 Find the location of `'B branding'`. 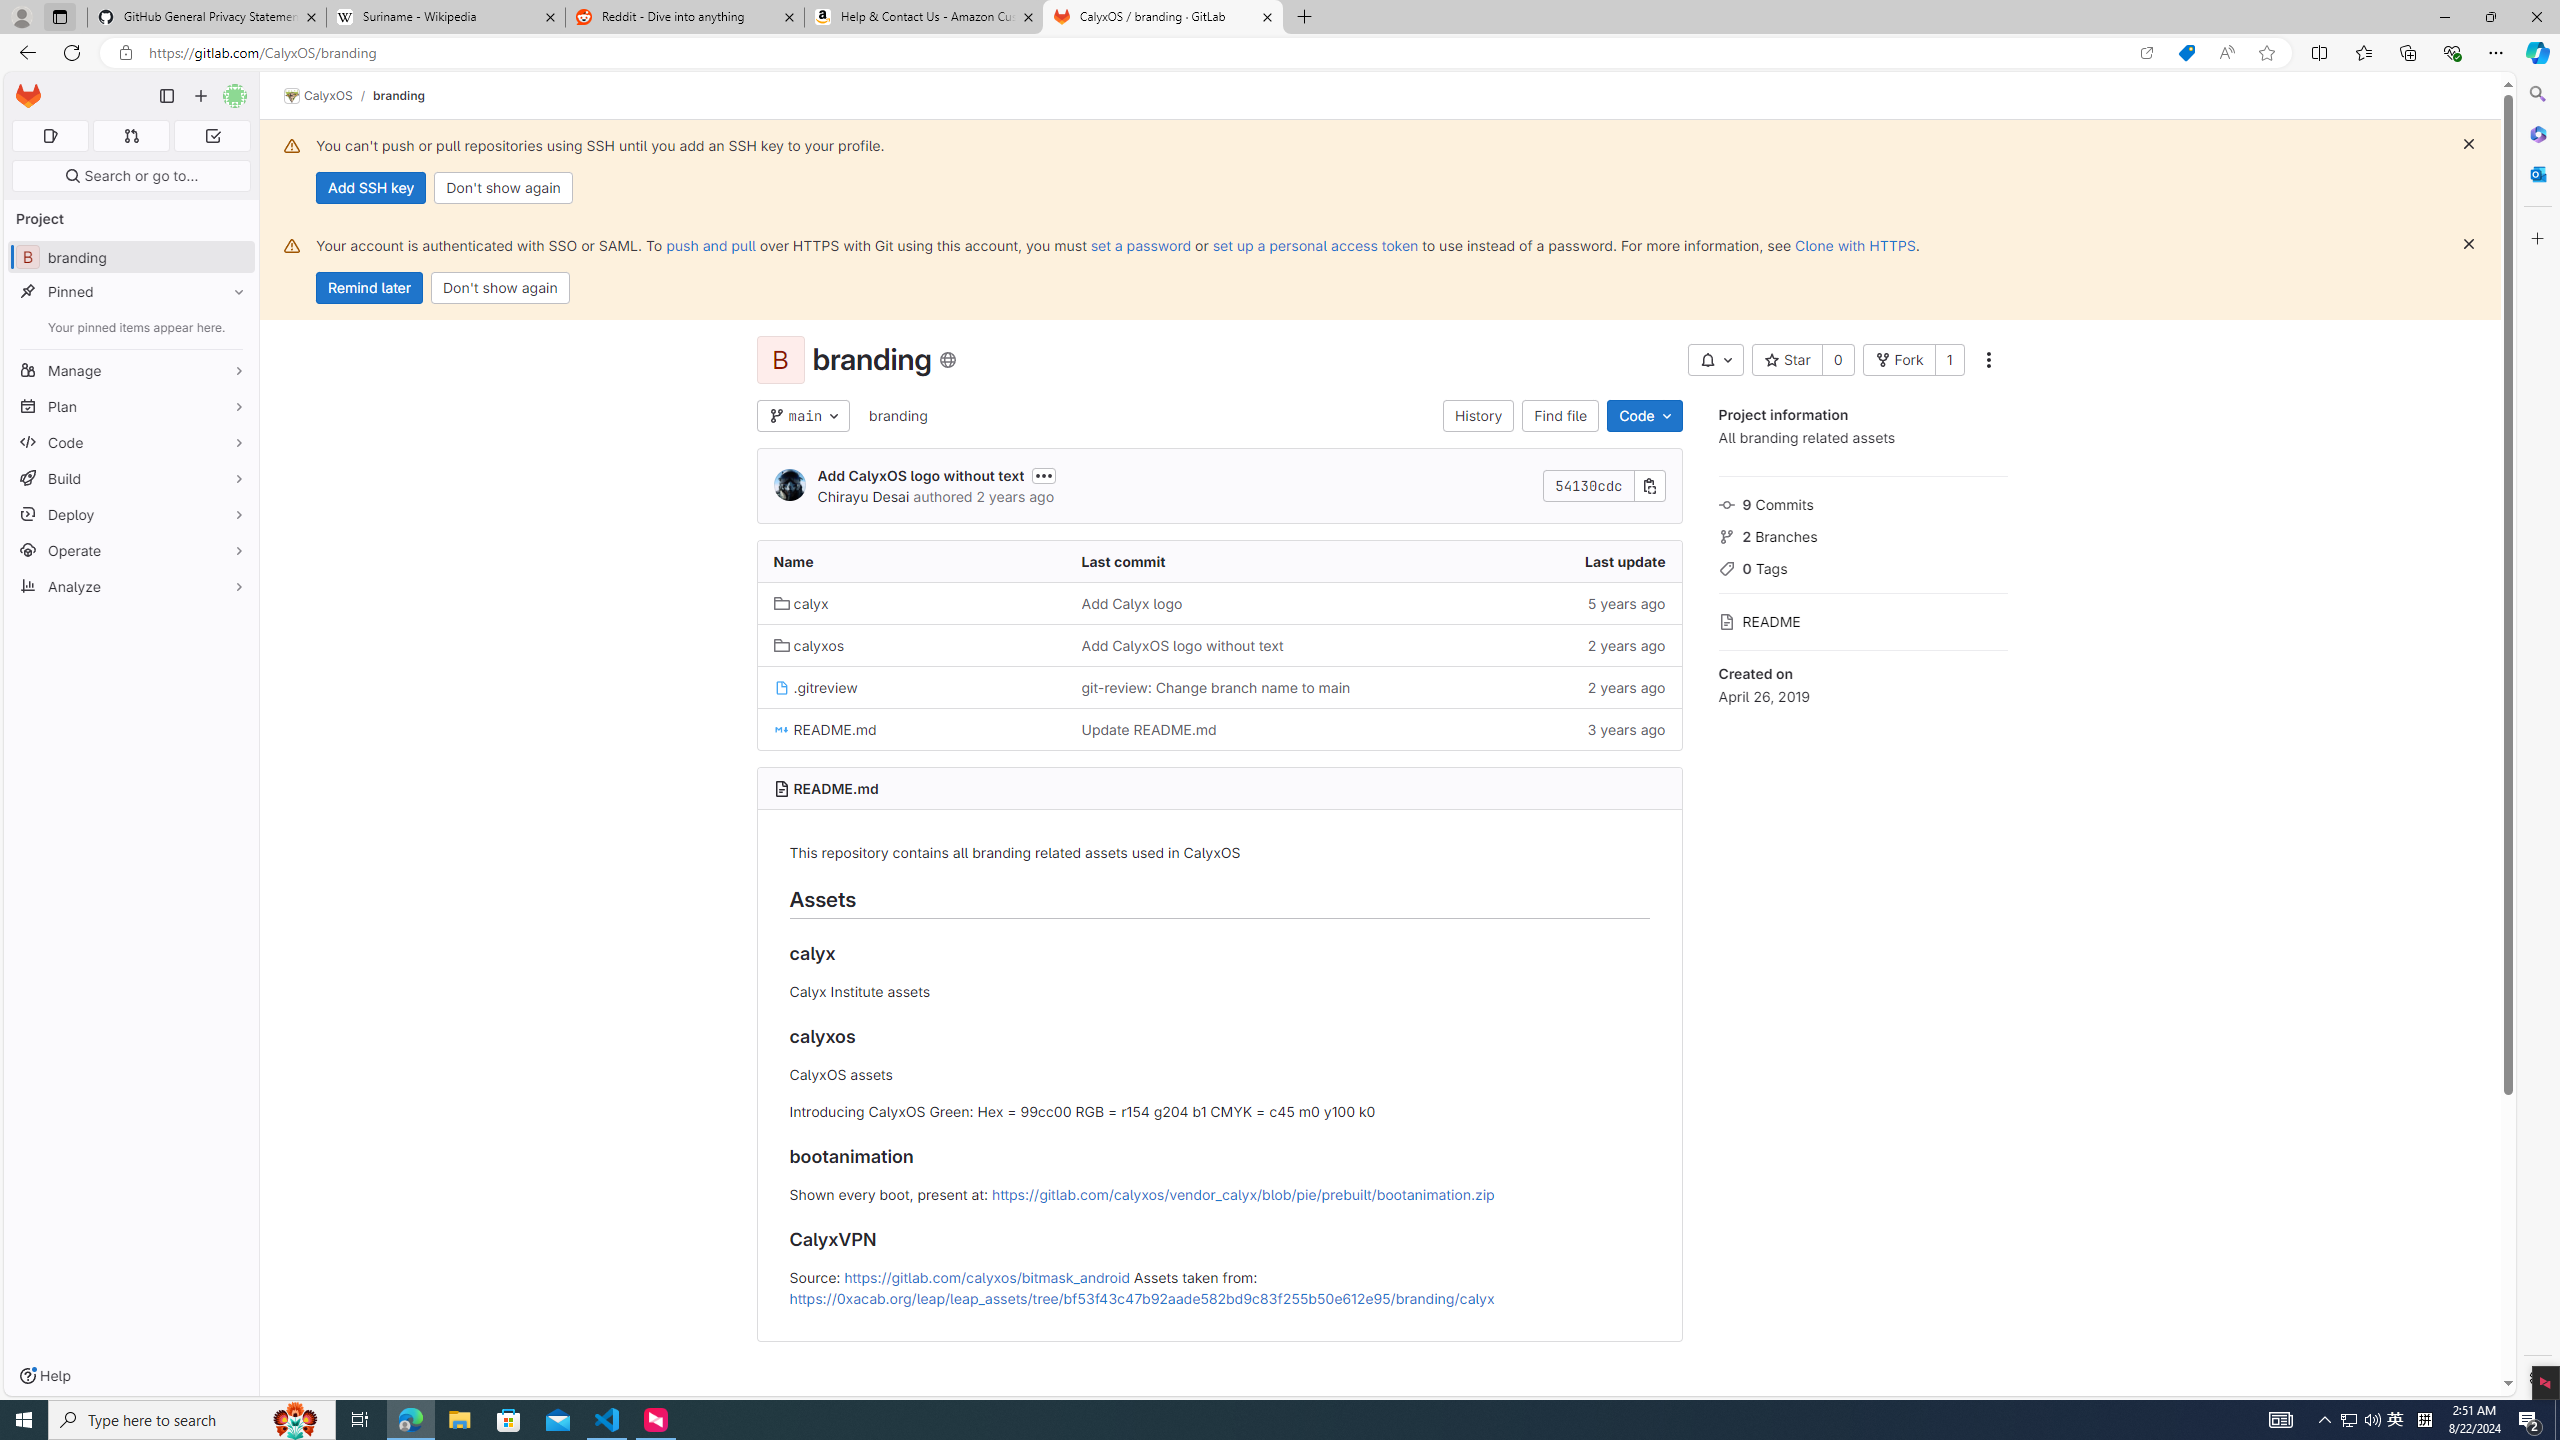

'B branding' is located at coordinates (130, 256).